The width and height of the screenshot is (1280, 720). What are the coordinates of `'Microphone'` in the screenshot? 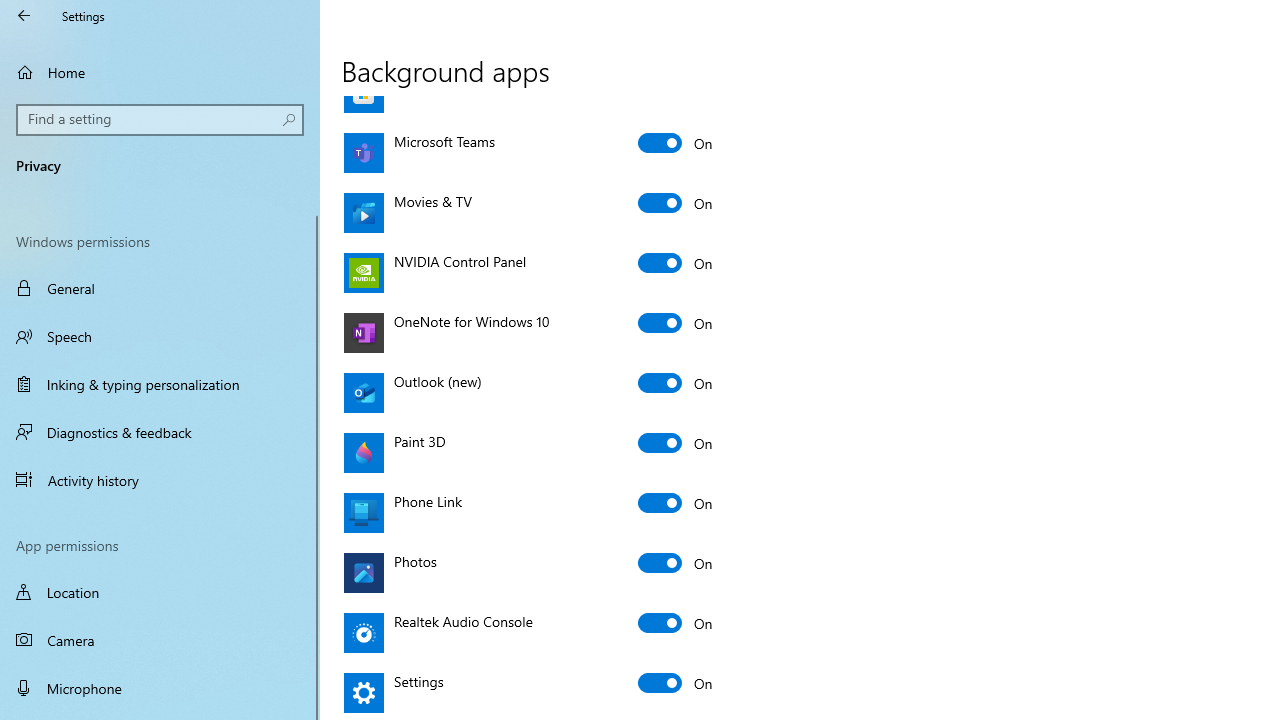 It's located at (160, 686).